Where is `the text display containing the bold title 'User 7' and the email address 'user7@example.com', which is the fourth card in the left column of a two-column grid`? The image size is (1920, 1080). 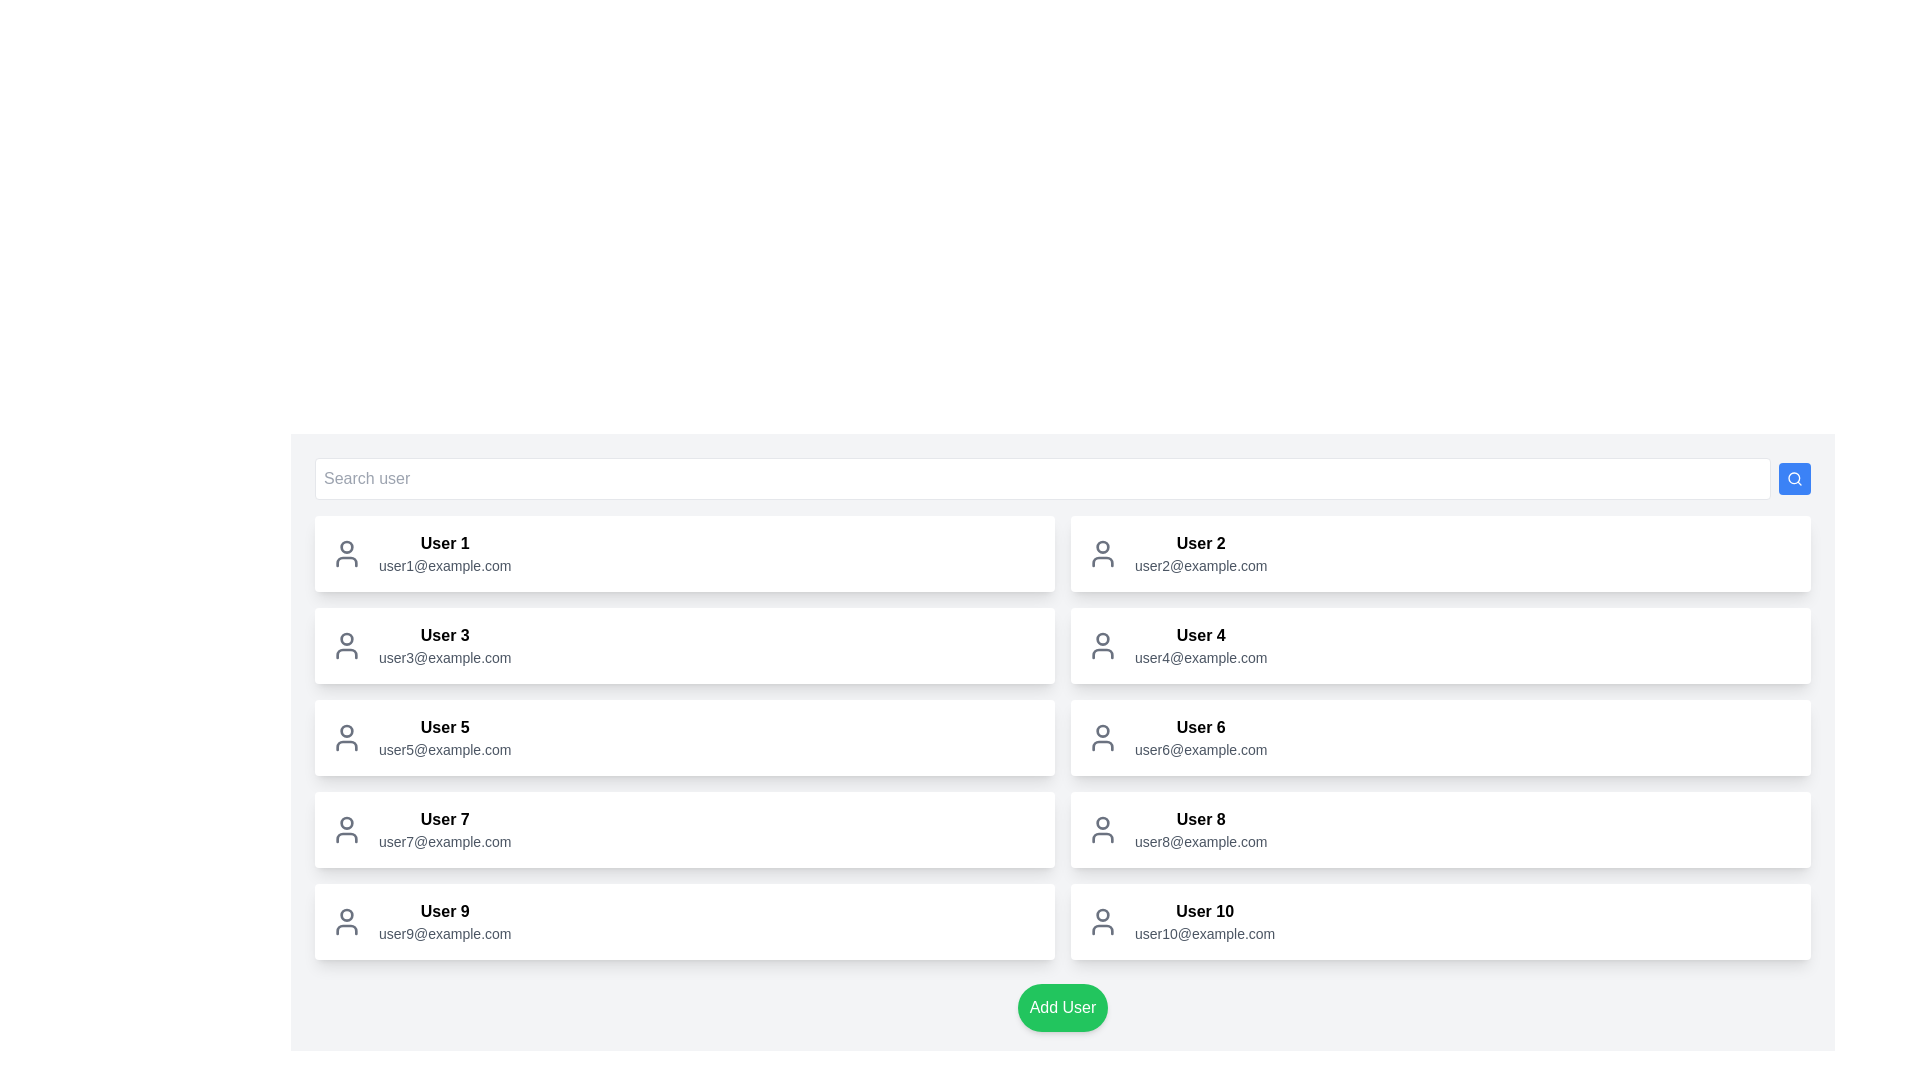
the text display containing the bold title 'User 7' and the email address 'user7@example.com', which is the fourth card in the left column of a two-column grid is located at coordinates (444, 829).